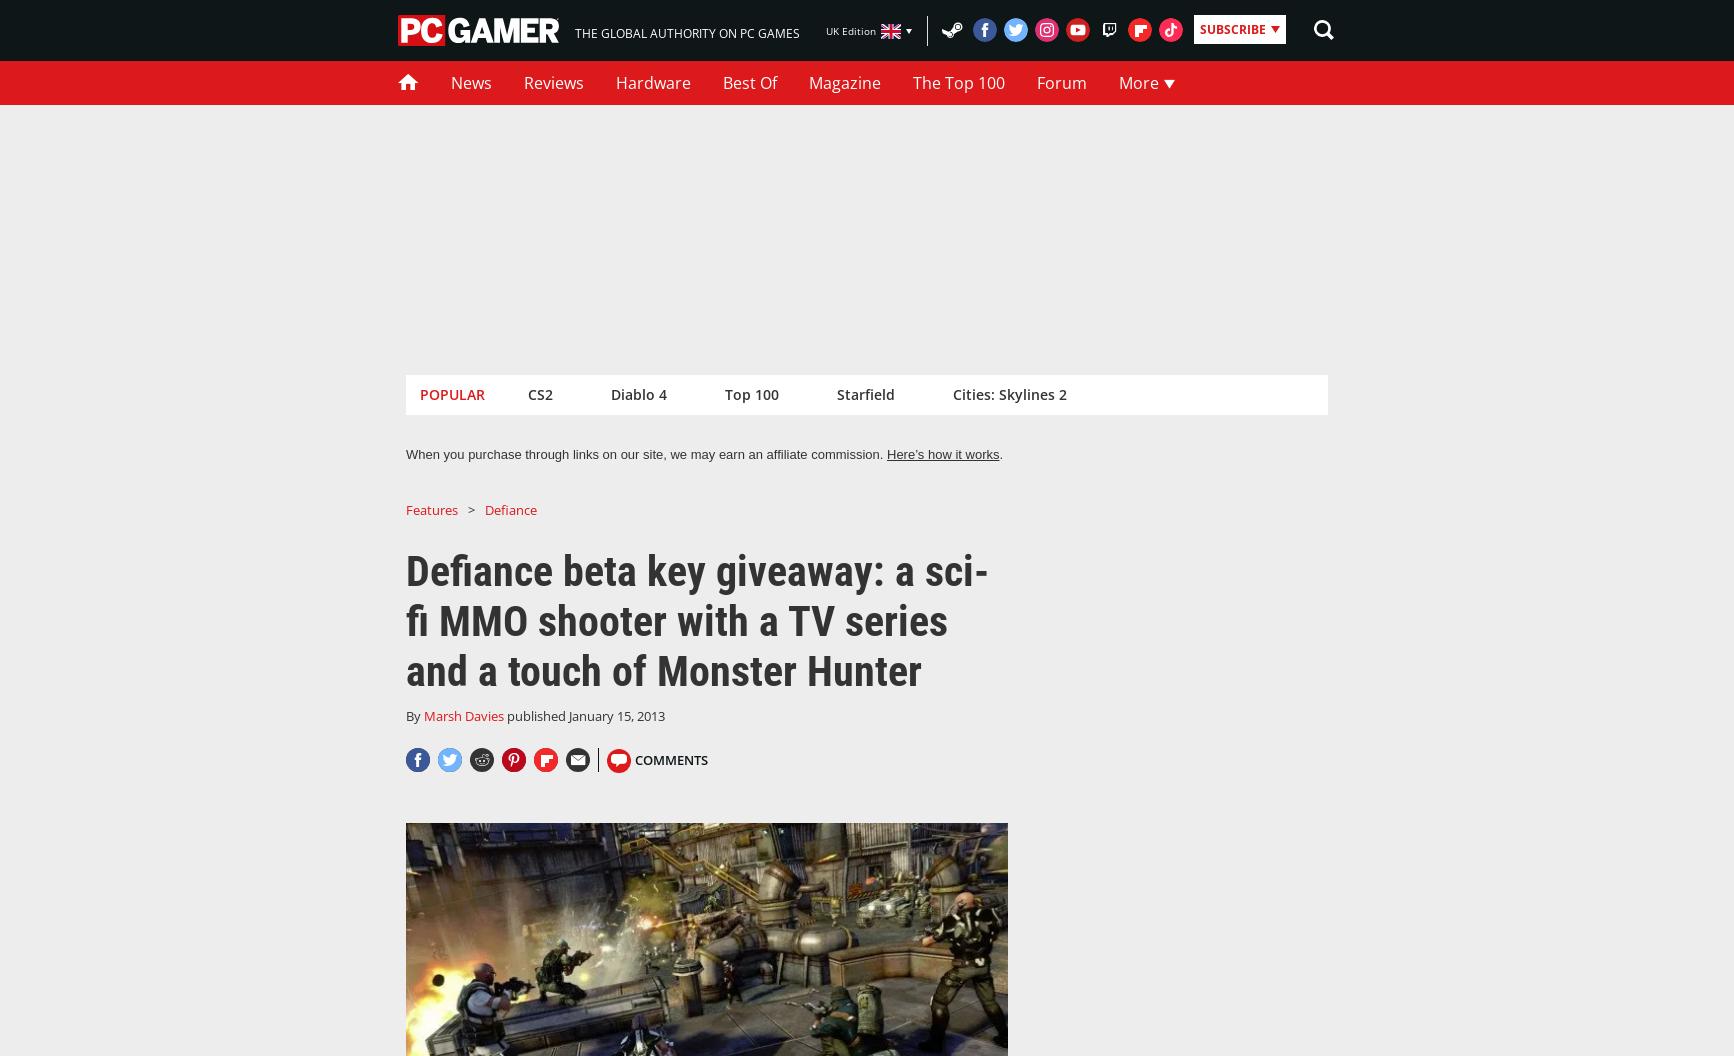 The width and height of the screenshot is (1734, 1056). Describe the element at coordinates (723, 393) in the screenshot. I see `'Top 100'` at that location.